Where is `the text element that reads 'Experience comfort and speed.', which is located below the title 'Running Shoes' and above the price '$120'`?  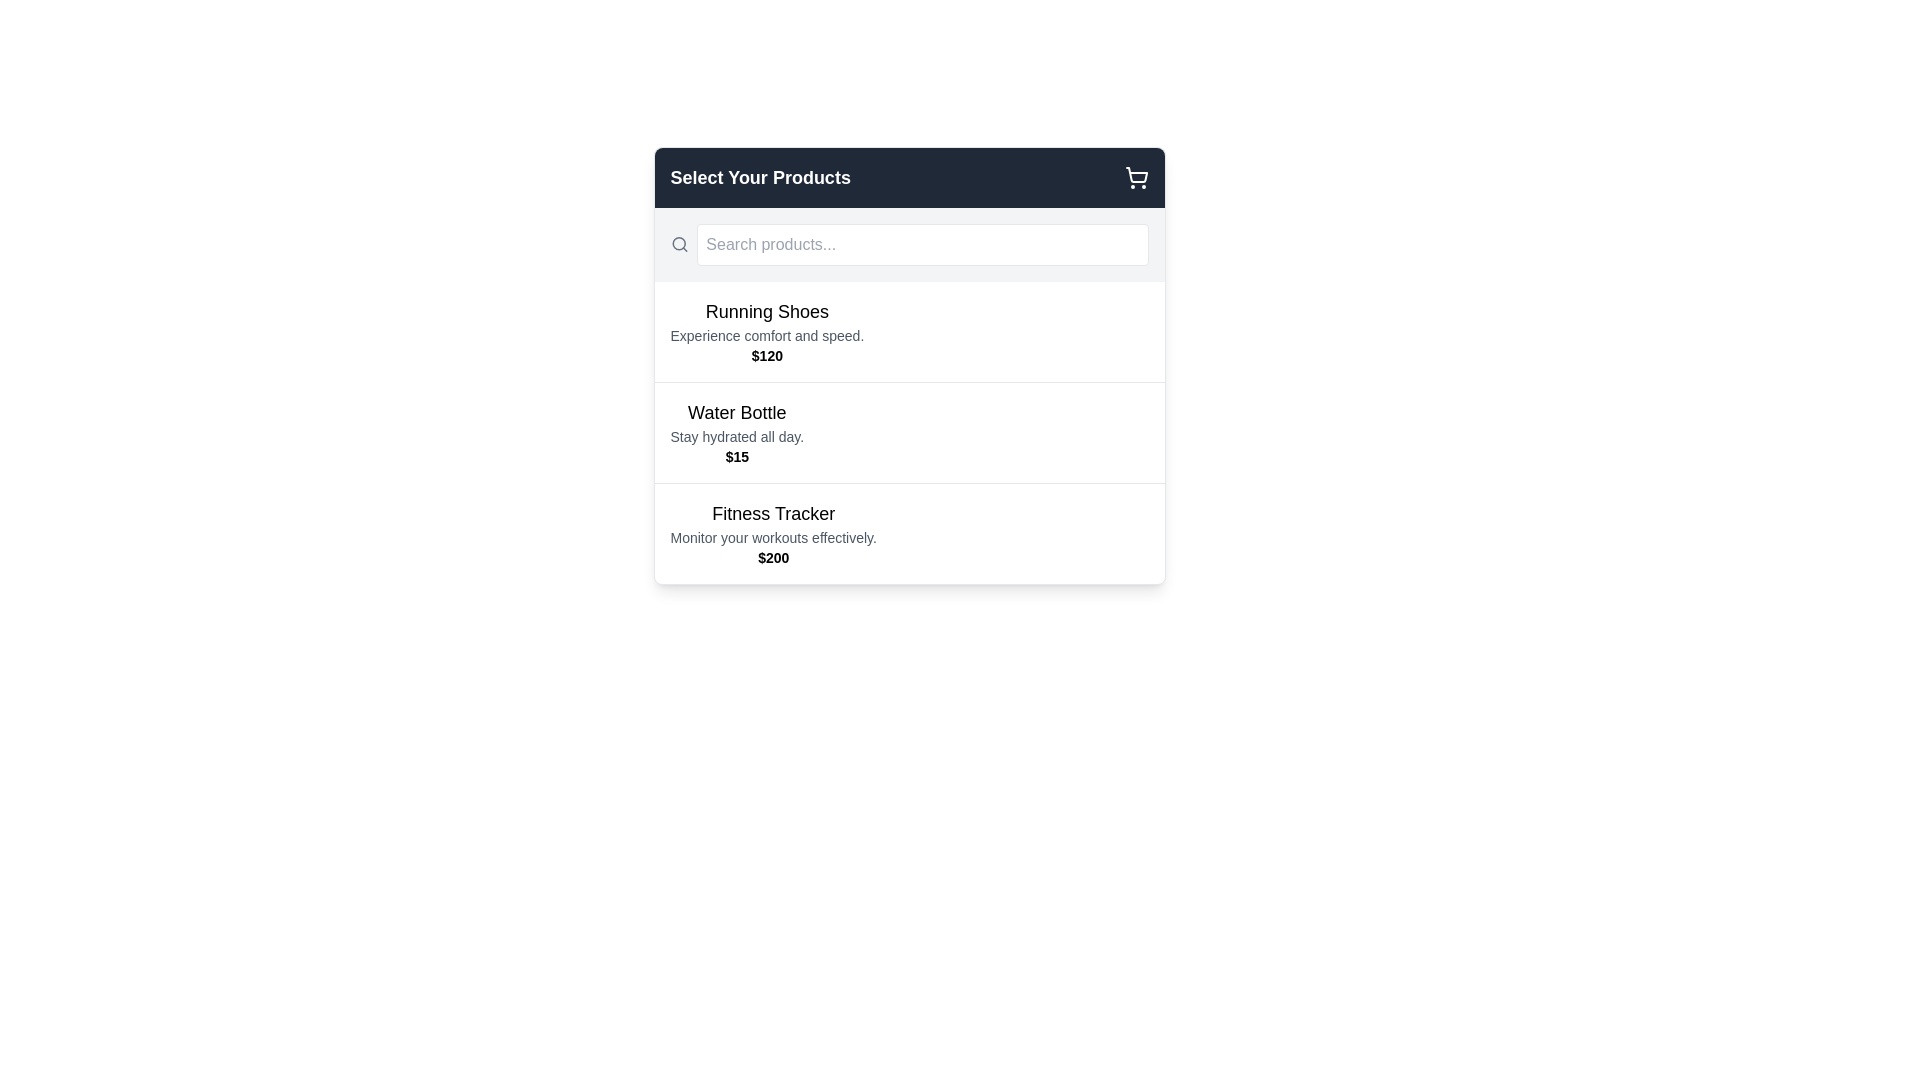 the text element that reads 'Experience comfort and speed.', which is located below the title 'Running Shoes' and above the price '$120' is located at coordinates (766, 334).